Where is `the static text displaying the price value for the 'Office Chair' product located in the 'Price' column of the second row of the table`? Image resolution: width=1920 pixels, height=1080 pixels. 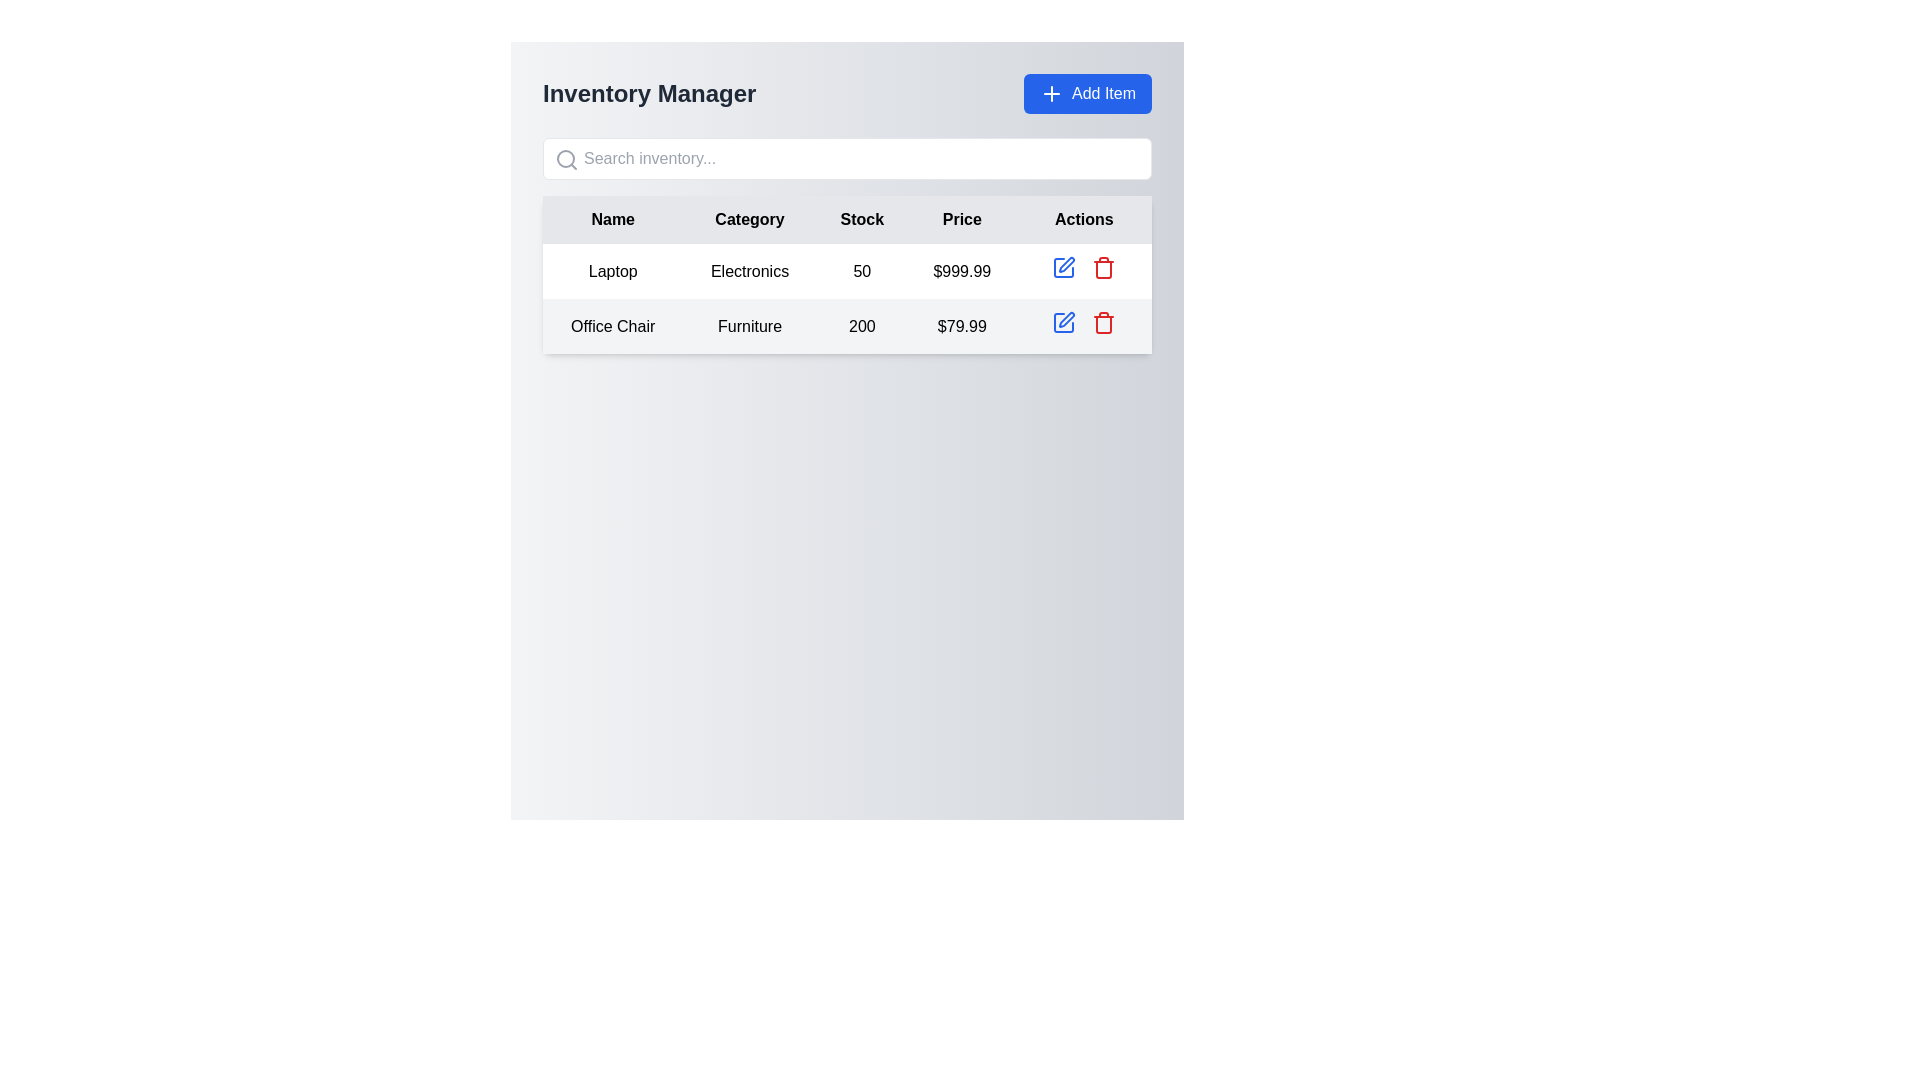 the static text displaying the price value for the 'Office Chair' product located in the 'Price' column of the second row of the table is located at coordinates (962, 325).